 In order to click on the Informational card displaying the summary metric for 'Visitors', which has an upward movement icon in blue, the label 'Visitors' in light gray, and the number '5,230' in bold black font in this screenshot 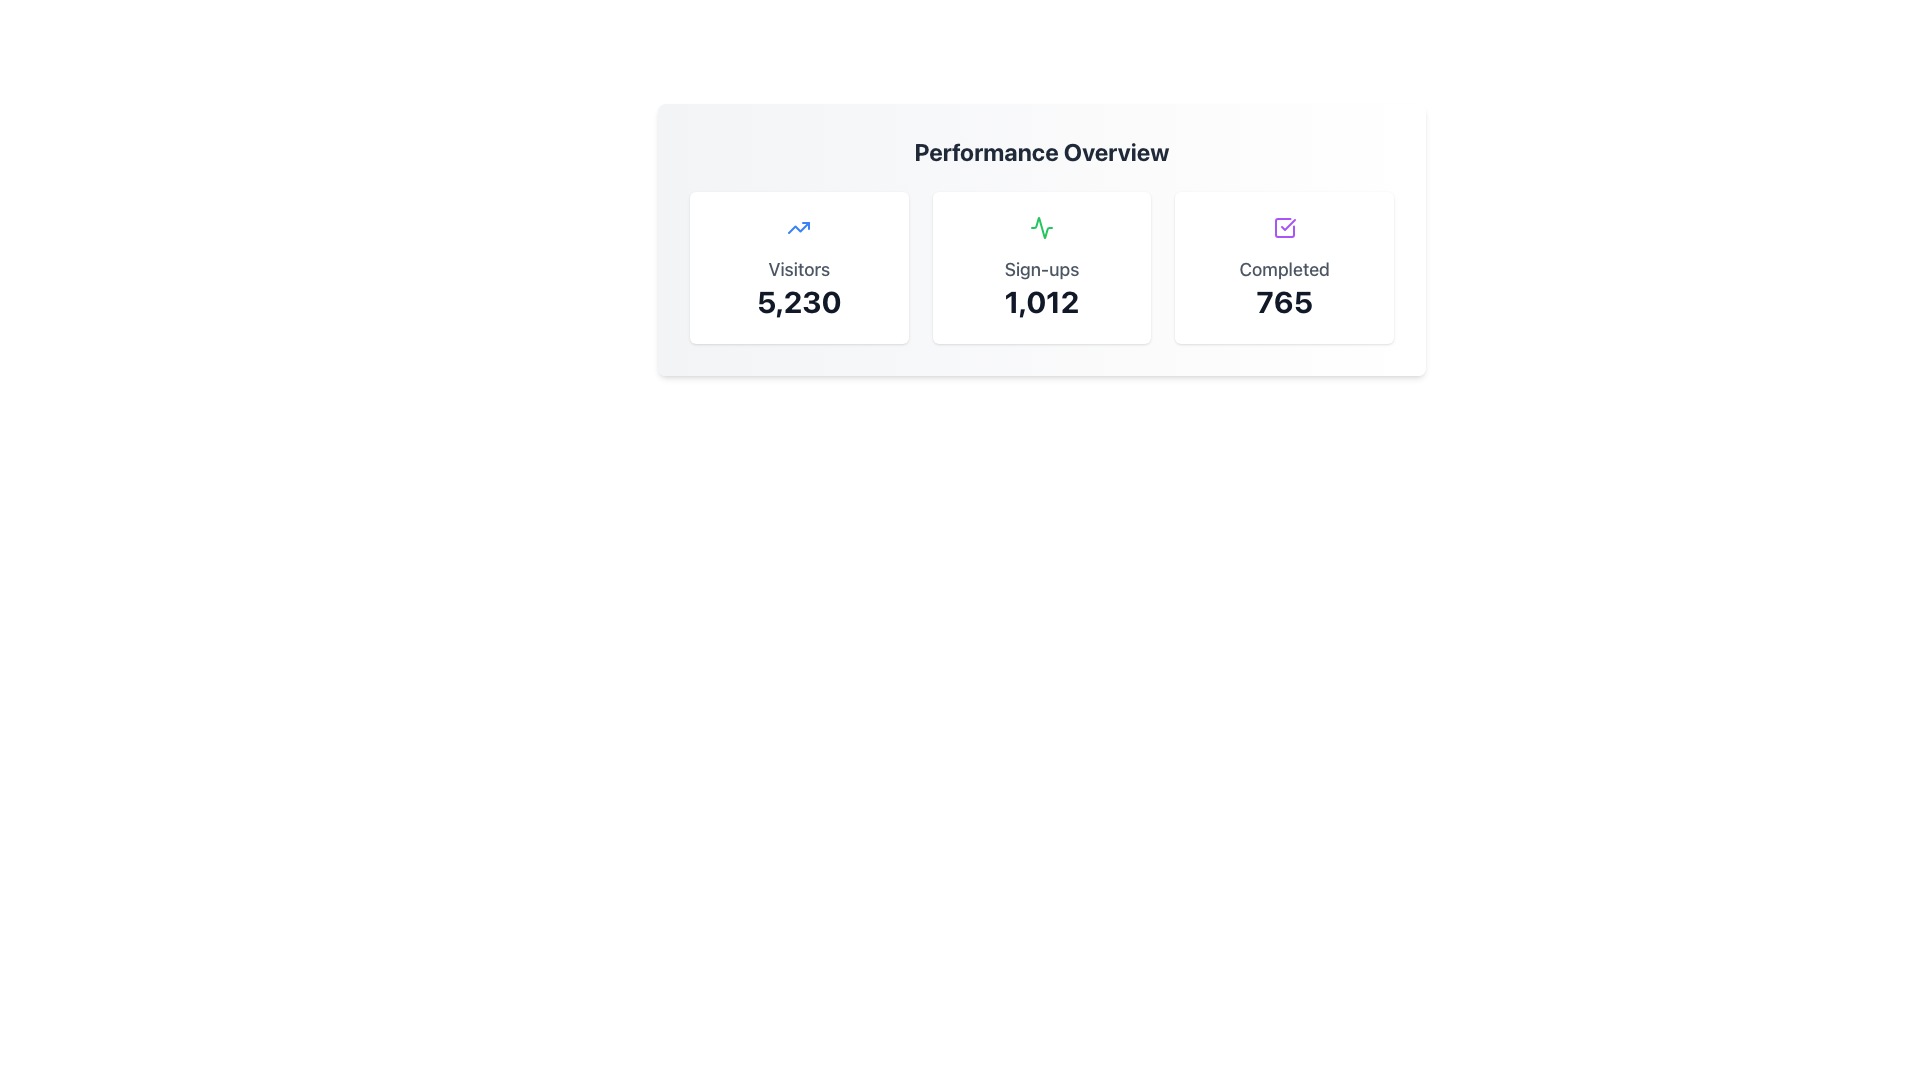, I will do `click(798, 266)`.